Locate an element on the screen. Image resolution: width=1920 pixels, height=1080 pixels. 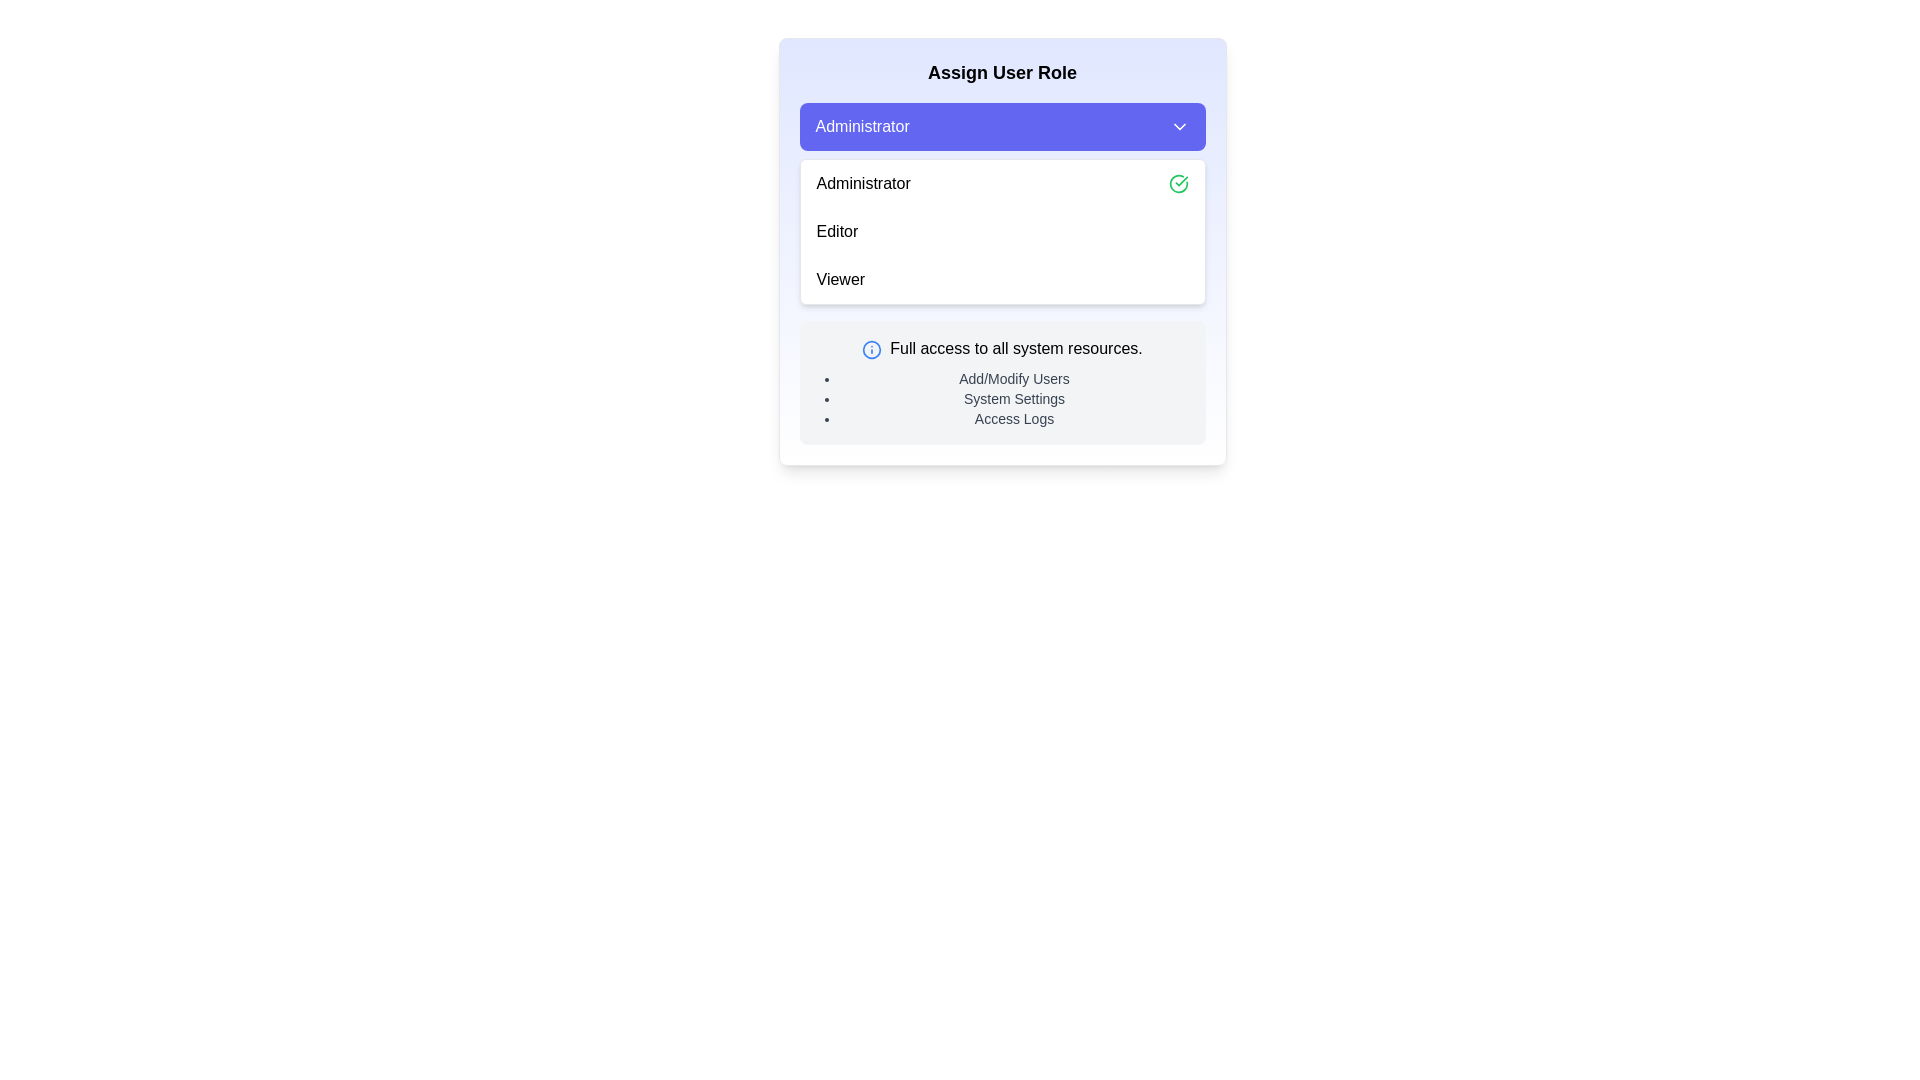
the 'Editor' button-like list item, which is the second option in a vertical list of three items is located at coordinates (1002, 230).